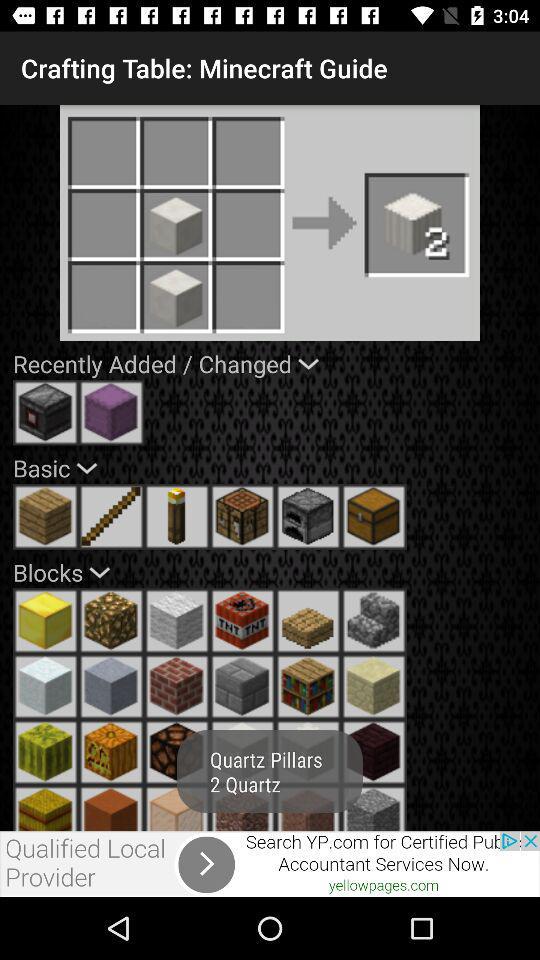 The image size is (540, 960). What do you see at coordinates (308, 751) in the screenshot?
I see `choose option` at bounding box center [308, 751].